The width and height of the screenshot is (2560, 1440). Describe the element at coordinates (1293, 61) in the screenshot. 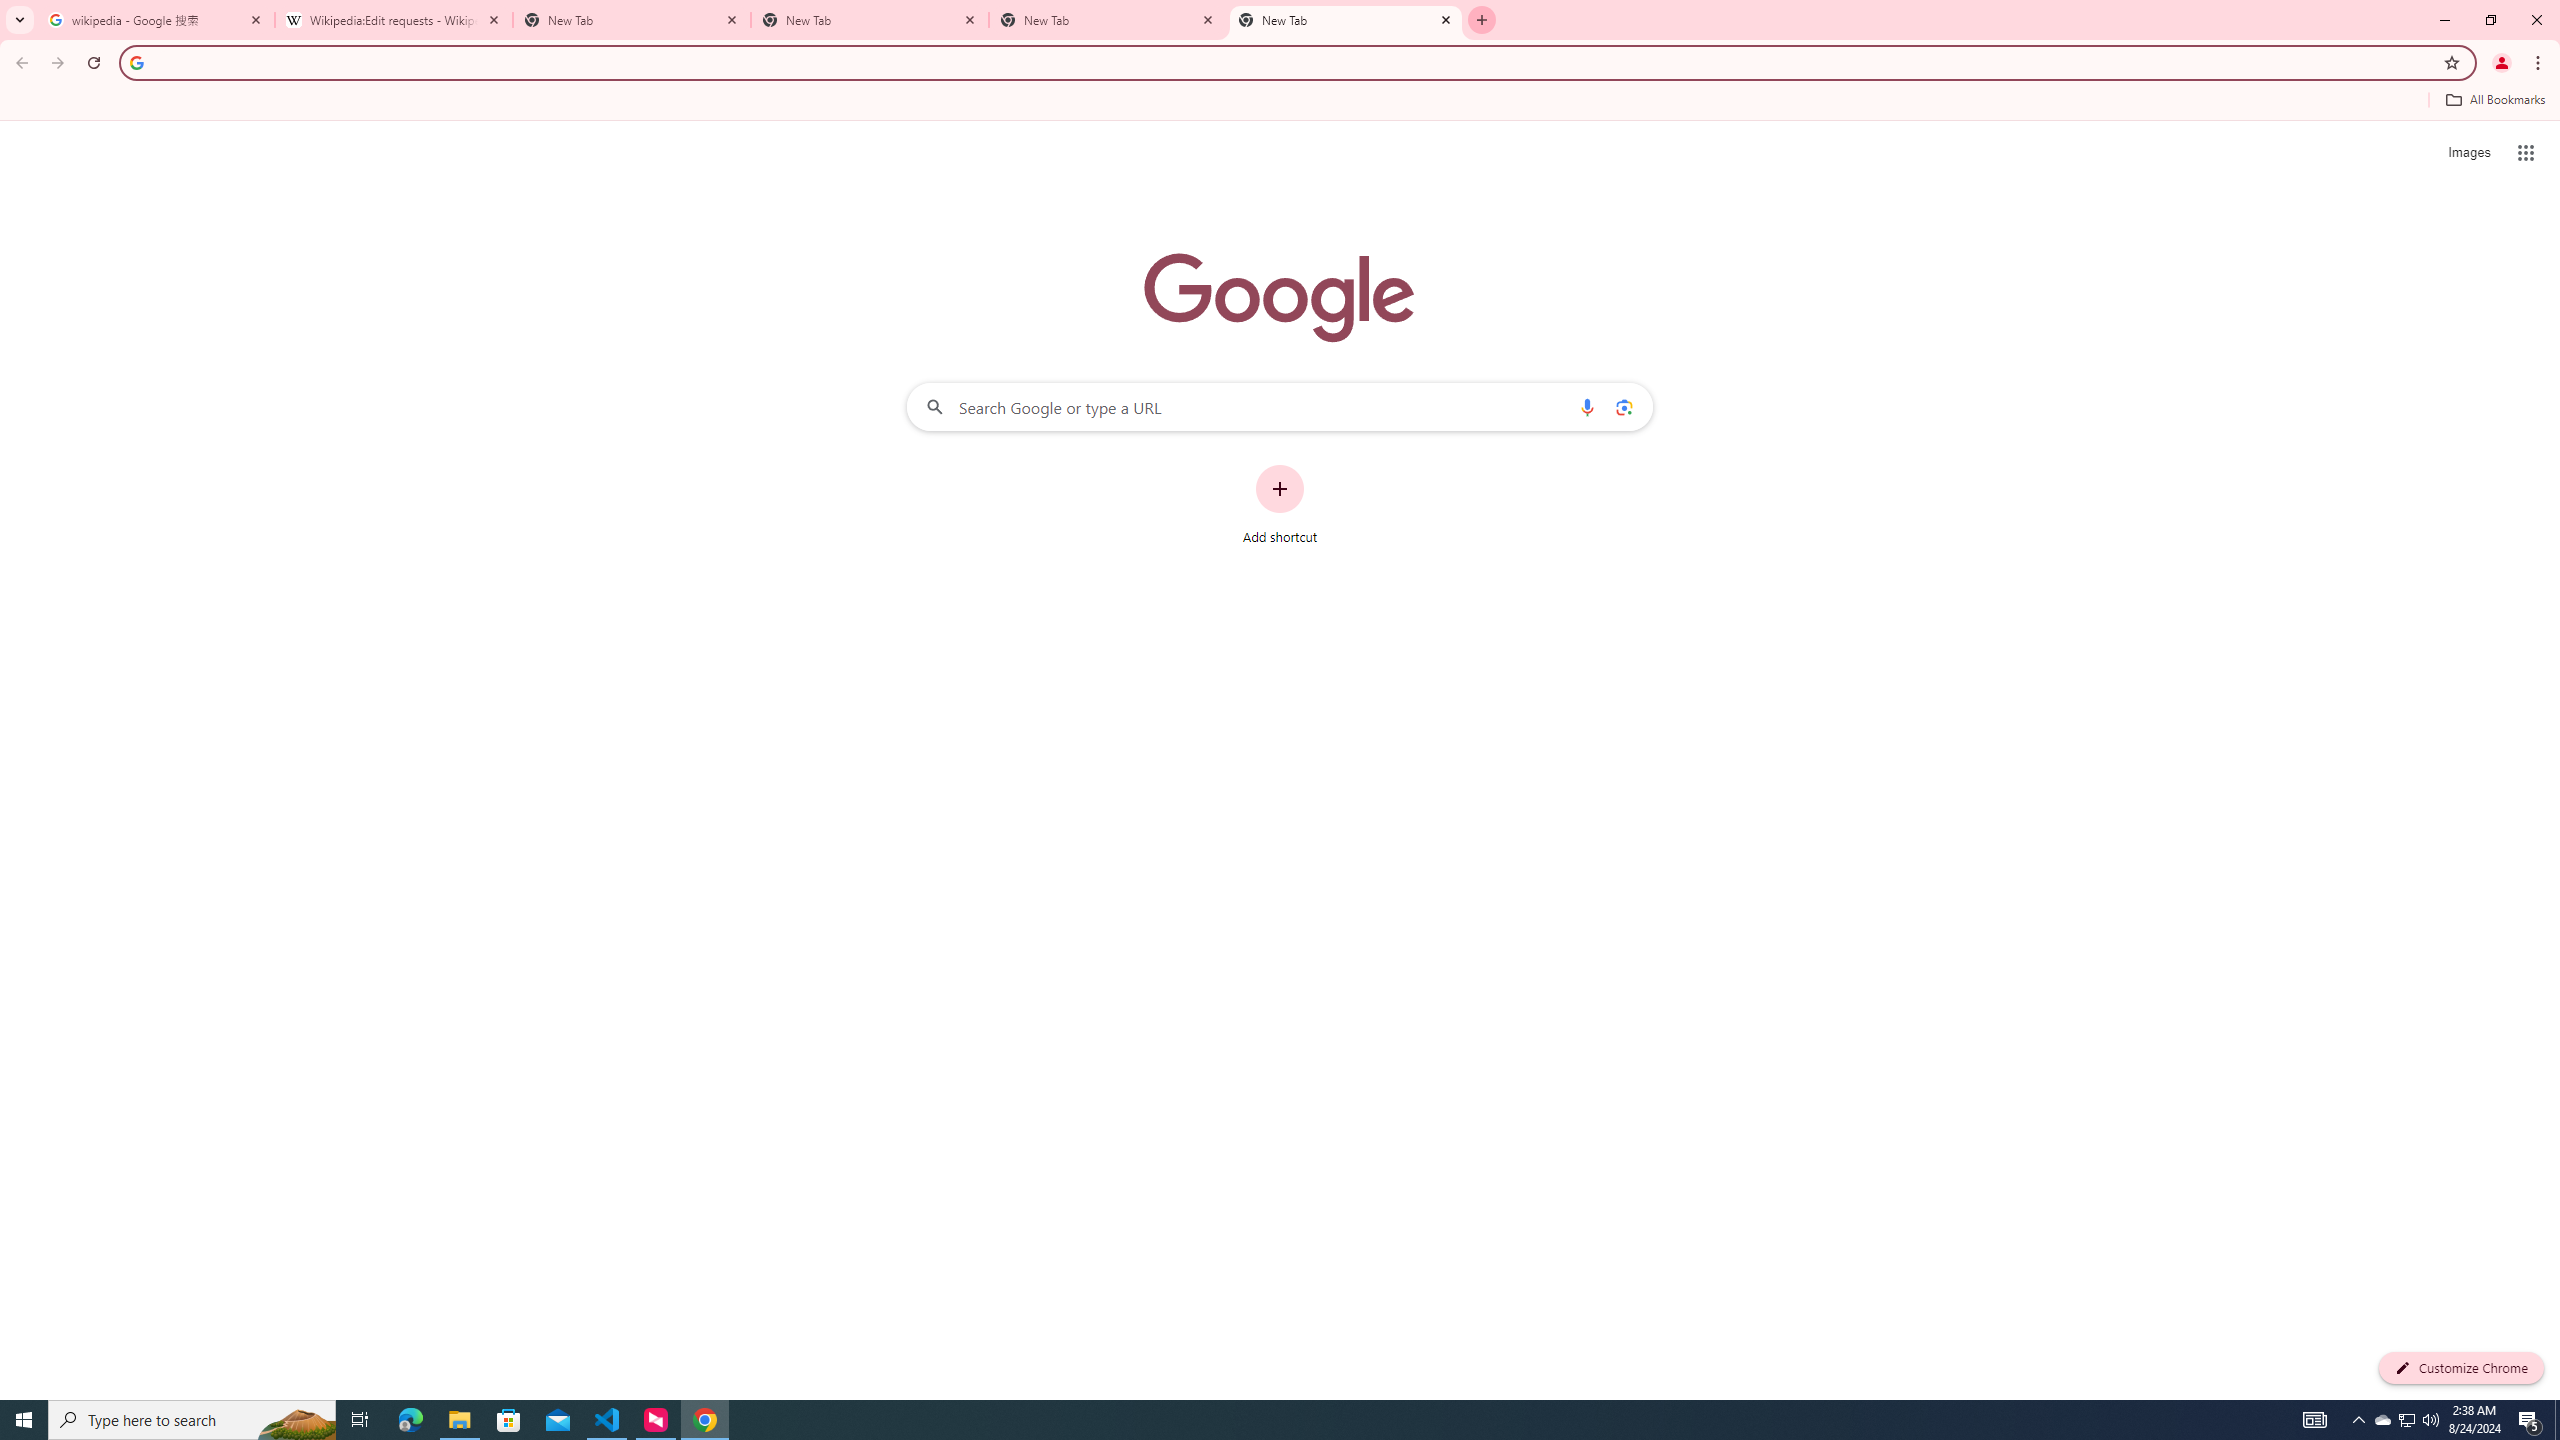

I see `'Address and search bar'` at that location.